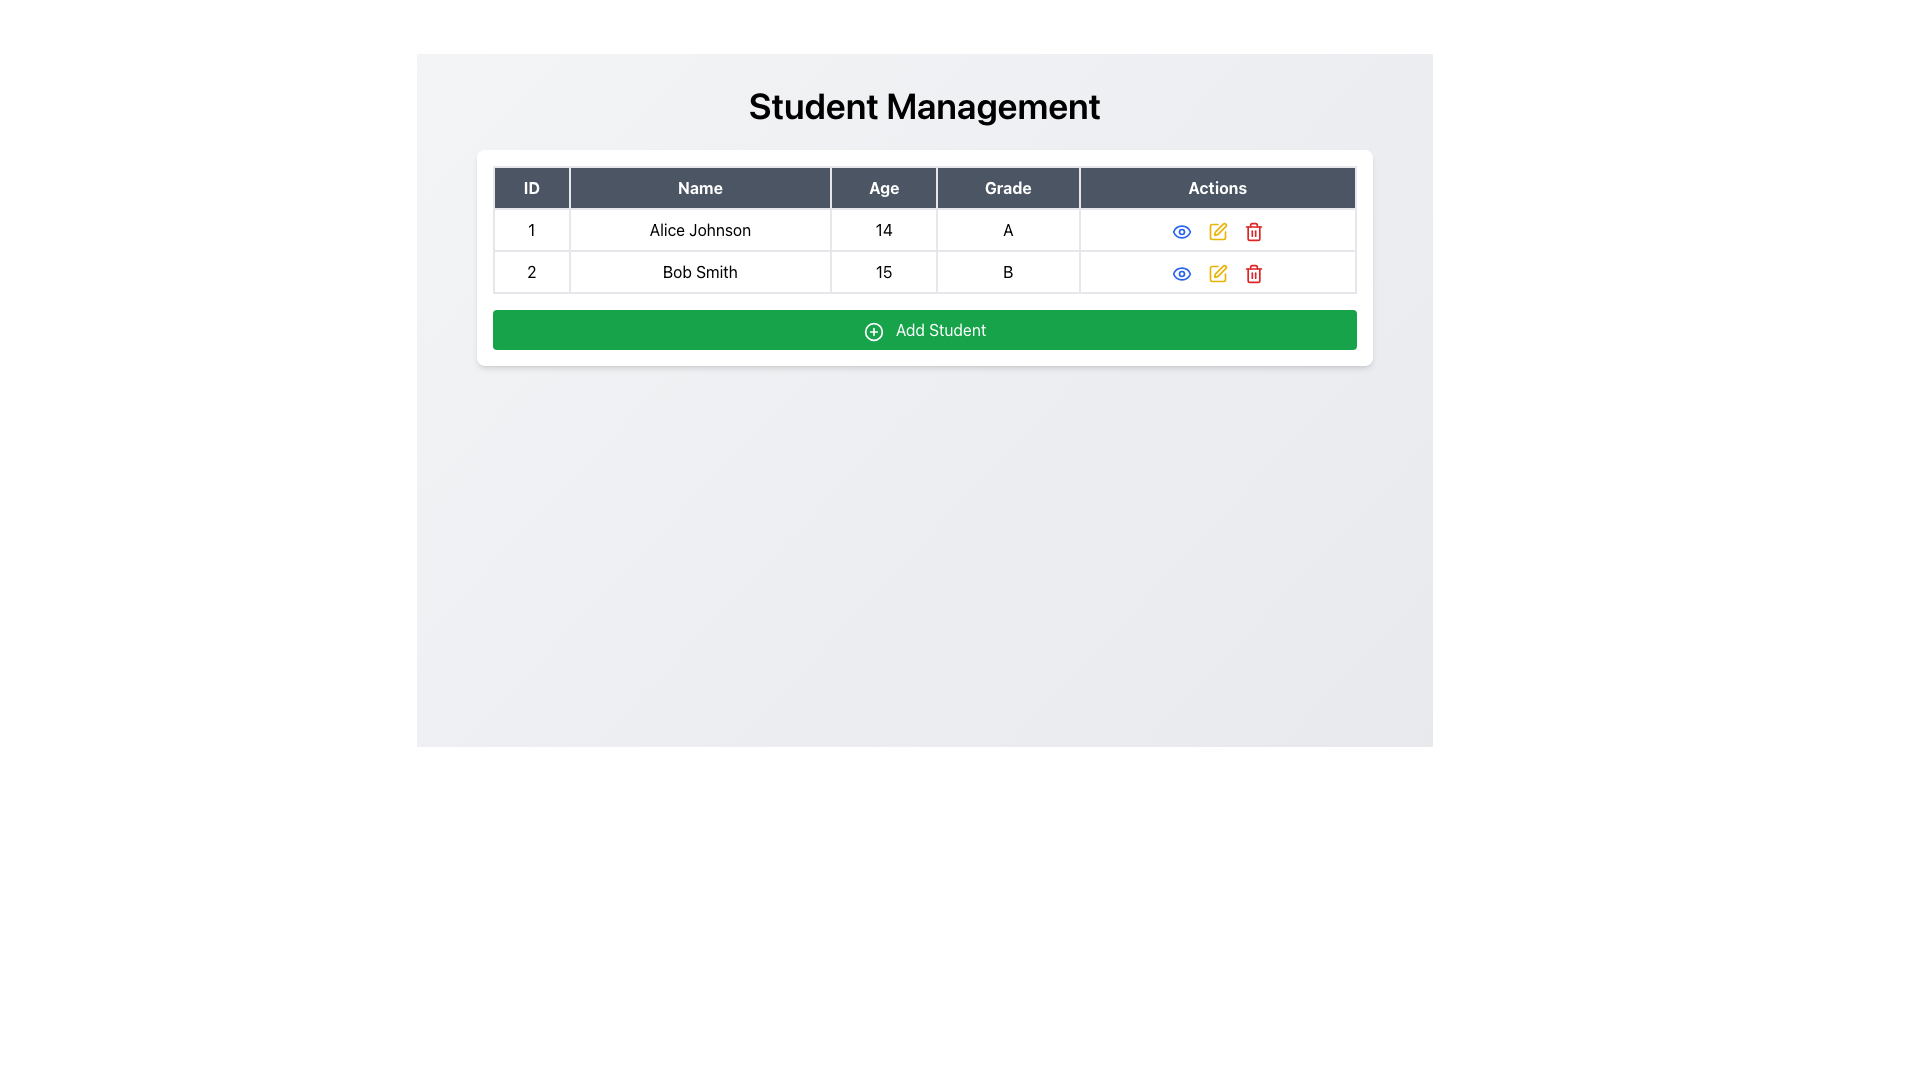 The image size is (1920, 1080). Describe the element at coordinates (1181, 273) in the screenshot. I see `the visibility icon in the first row of the actions column` at that location.